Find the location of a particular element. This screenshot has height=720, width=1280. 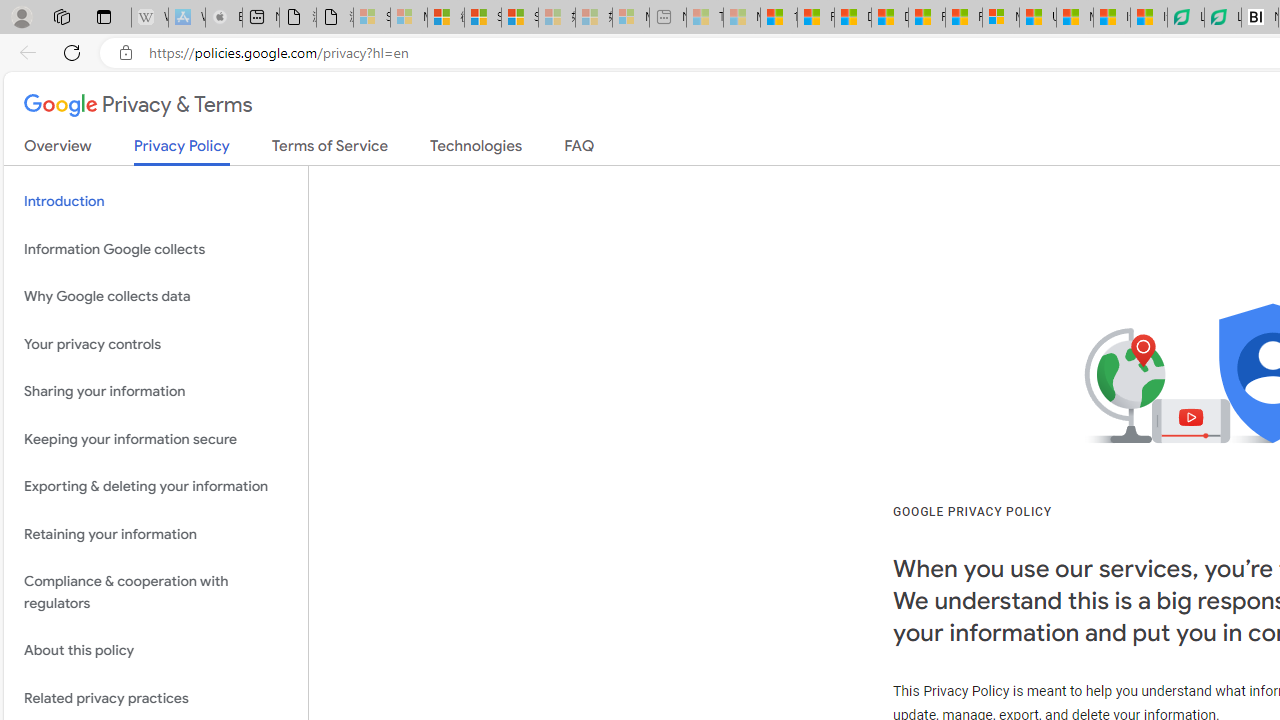

'Retaining your information' is located at coordinates (155, 533).